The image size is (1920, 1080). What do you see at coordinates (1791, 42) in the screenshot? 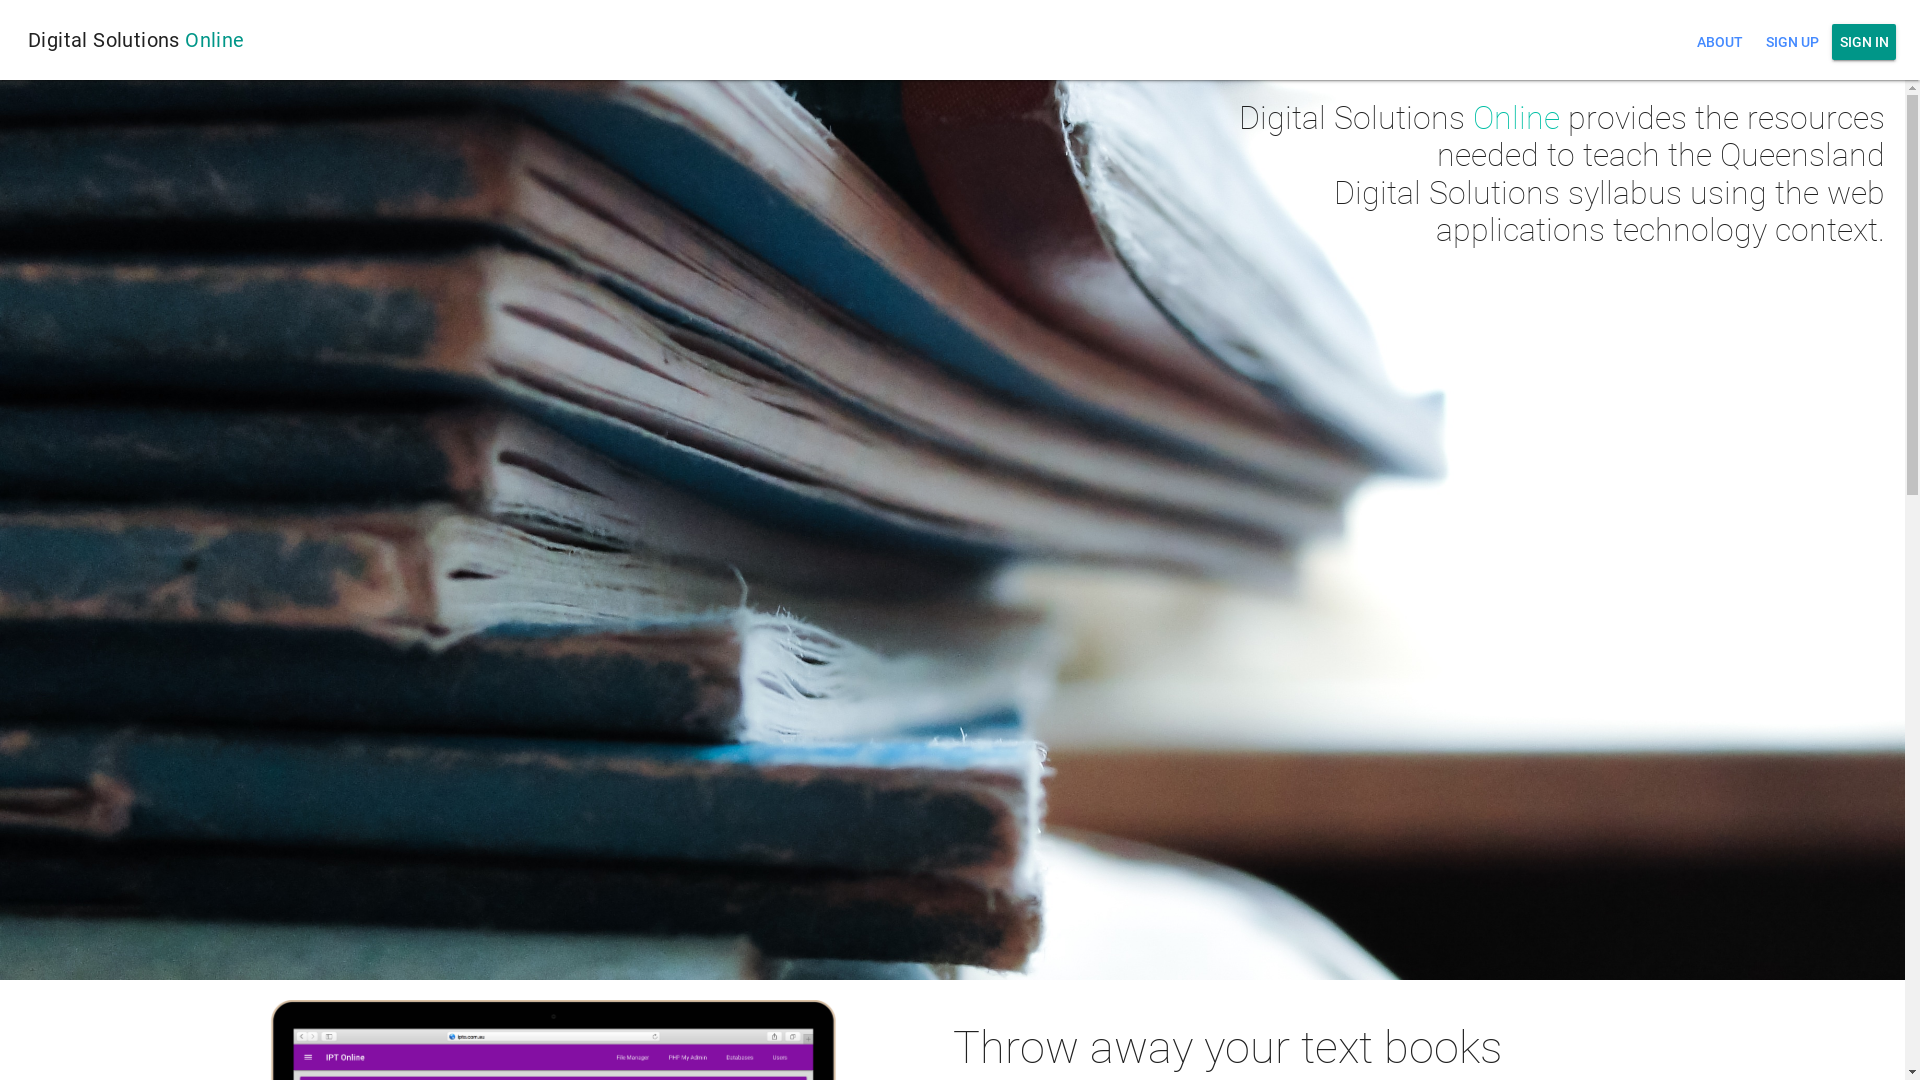
I see `'SIGN UP'` at bounding box center [1791, 42].